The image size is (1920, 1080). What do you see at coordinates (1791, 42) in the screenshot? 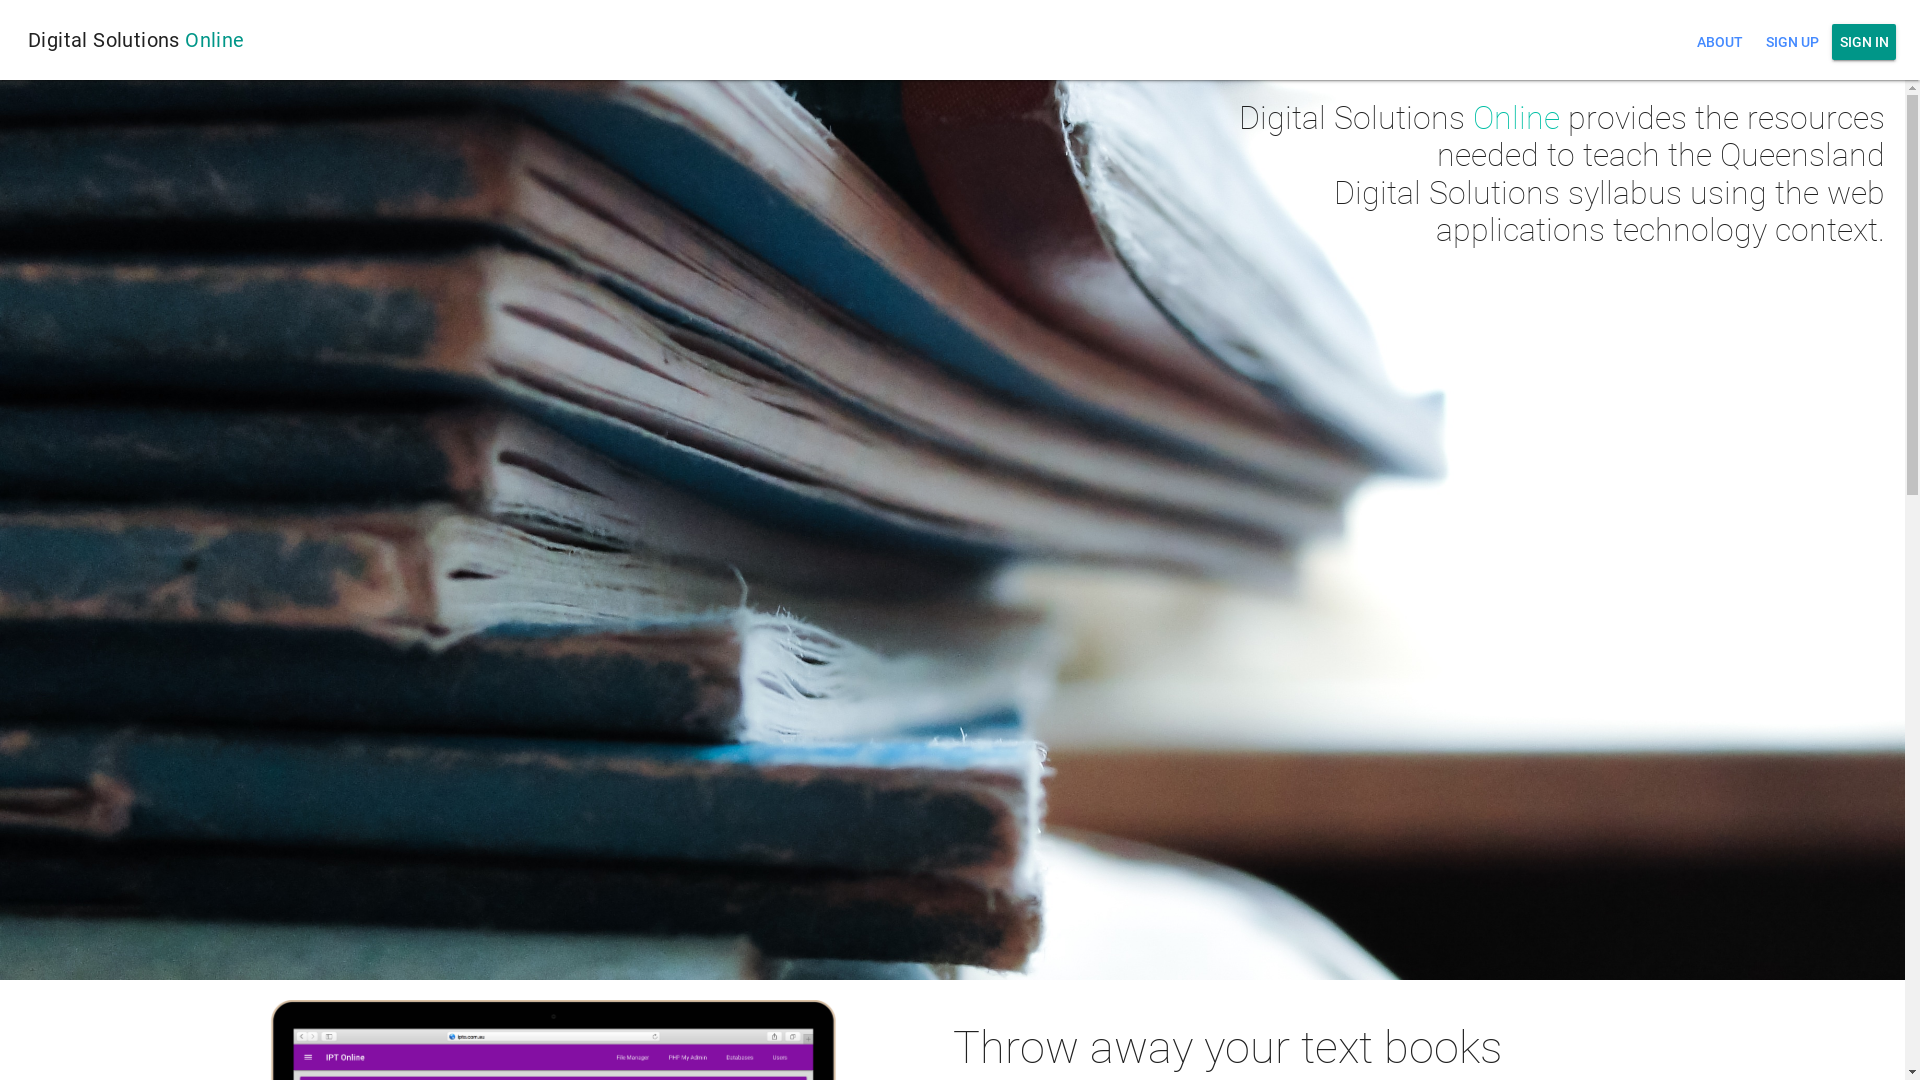
I see `'SIGN UP'` at bounding box center [1791, 42].